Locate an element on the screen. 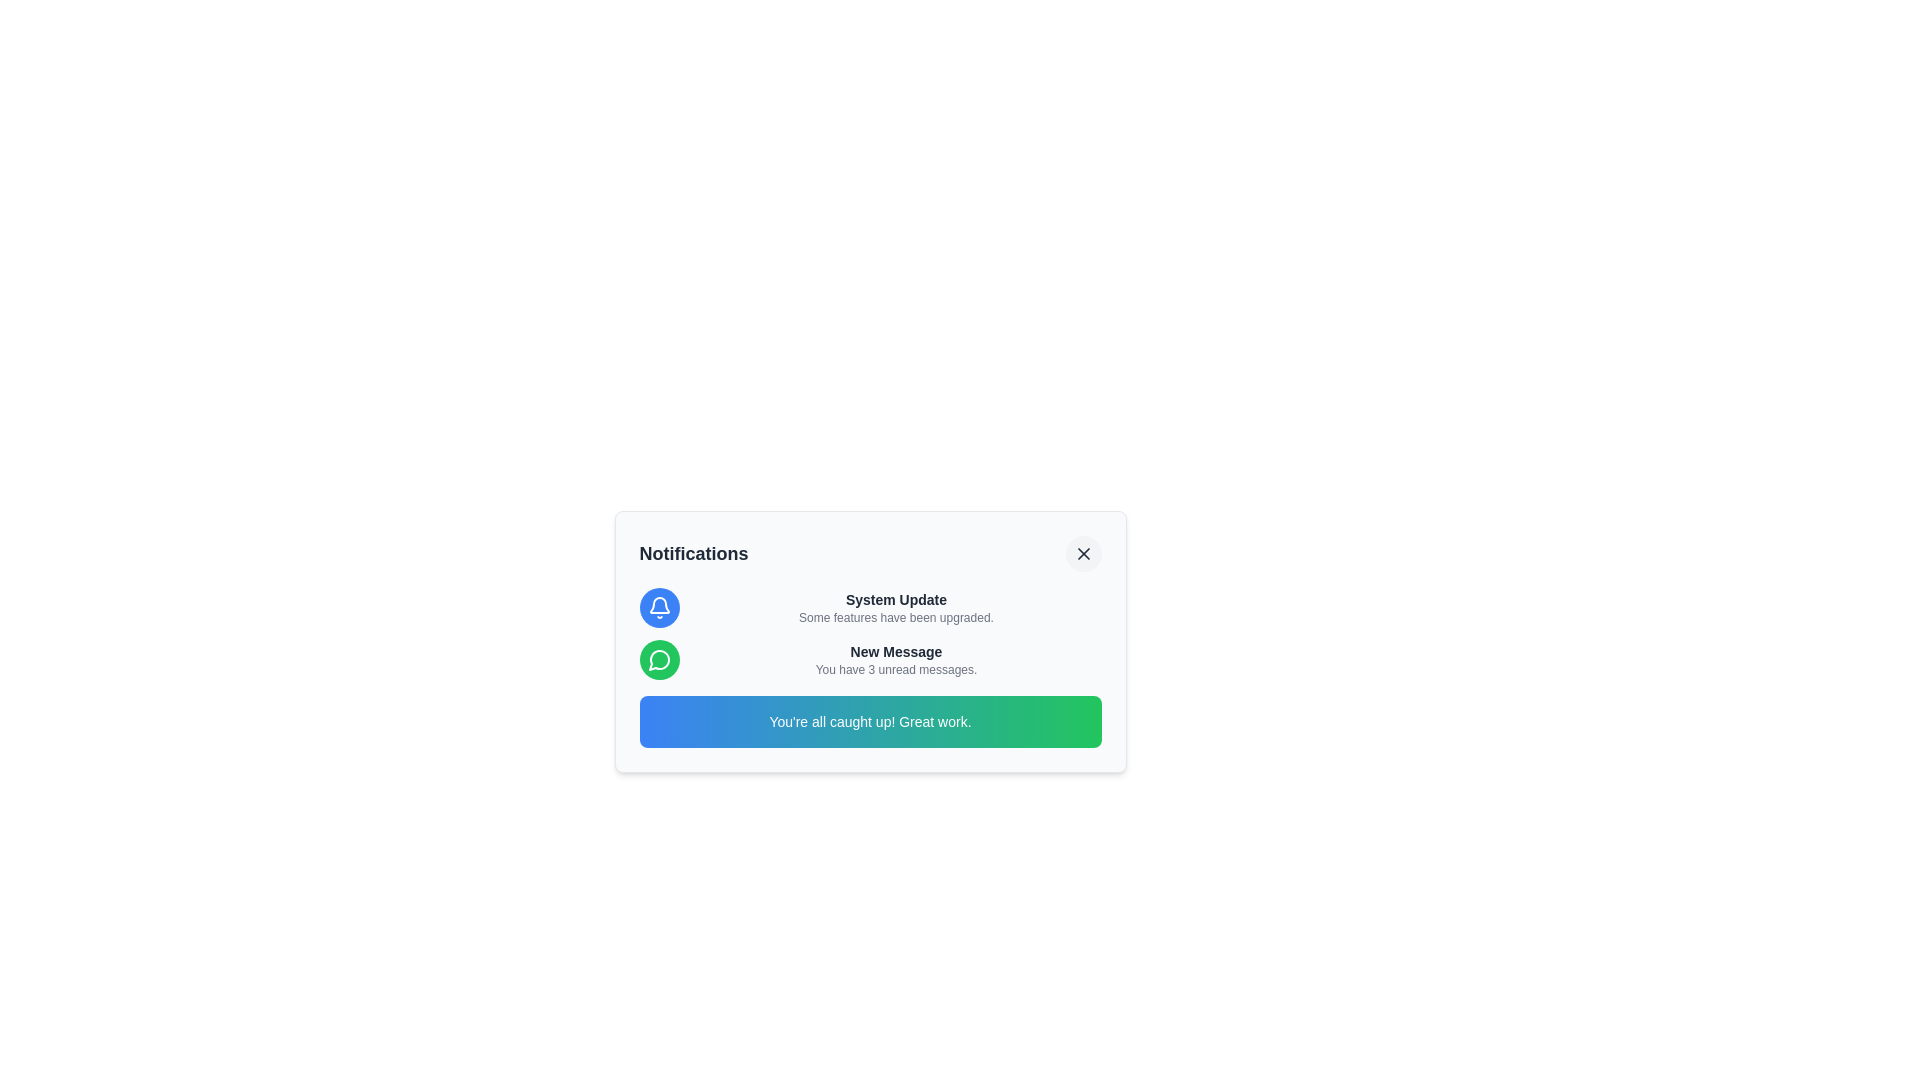 The height and width of the screenshot is (1080, 1920). text message displayed in the text component that says, 'You're all caught up! Great work.' located at the center of the gradient rectangular block is located at coordinates (870, 721).